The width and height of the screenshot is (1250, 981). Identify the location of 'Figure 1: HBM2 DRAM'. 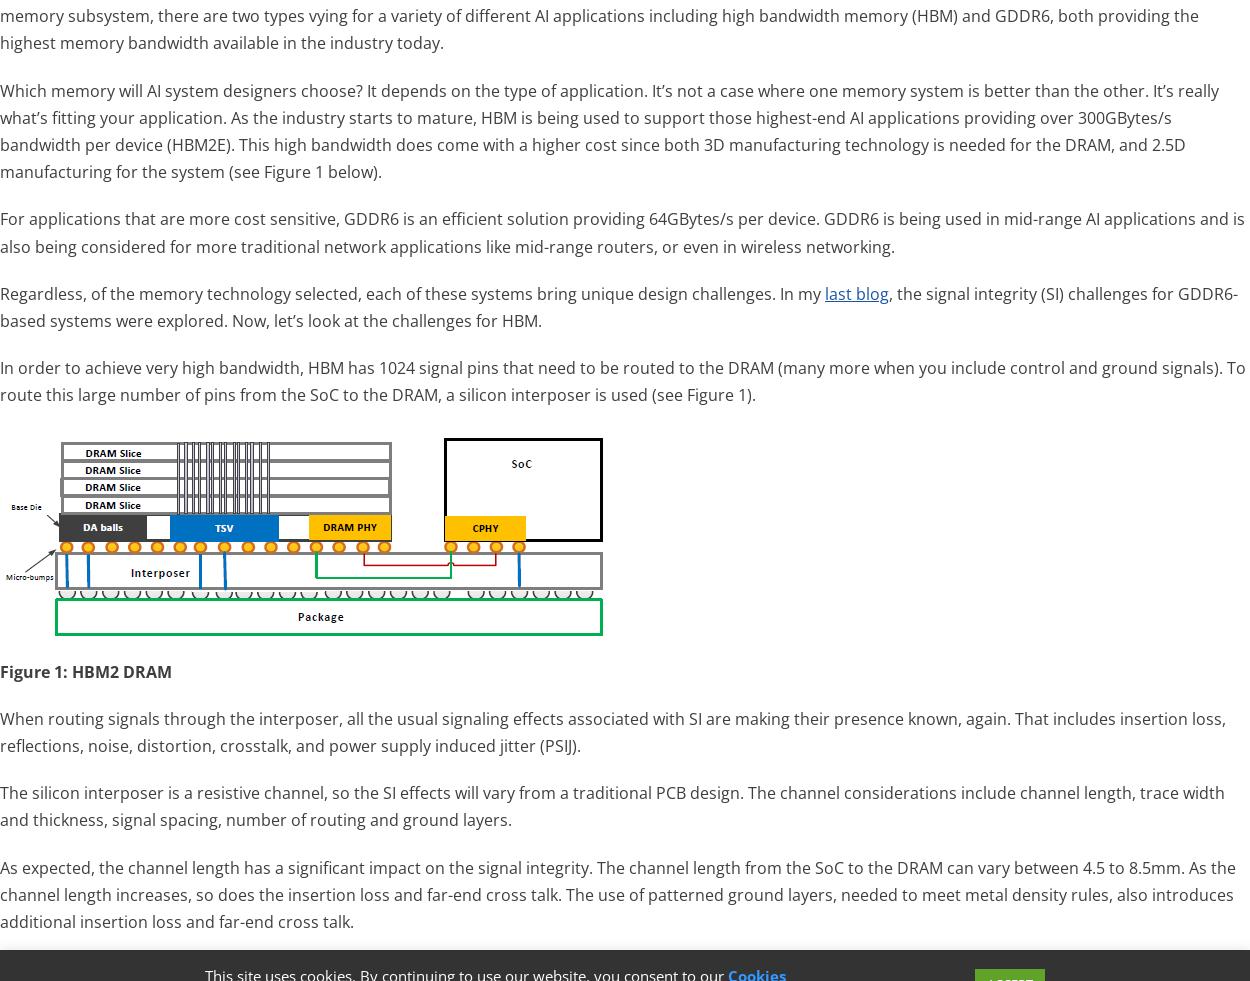
(0, 671).